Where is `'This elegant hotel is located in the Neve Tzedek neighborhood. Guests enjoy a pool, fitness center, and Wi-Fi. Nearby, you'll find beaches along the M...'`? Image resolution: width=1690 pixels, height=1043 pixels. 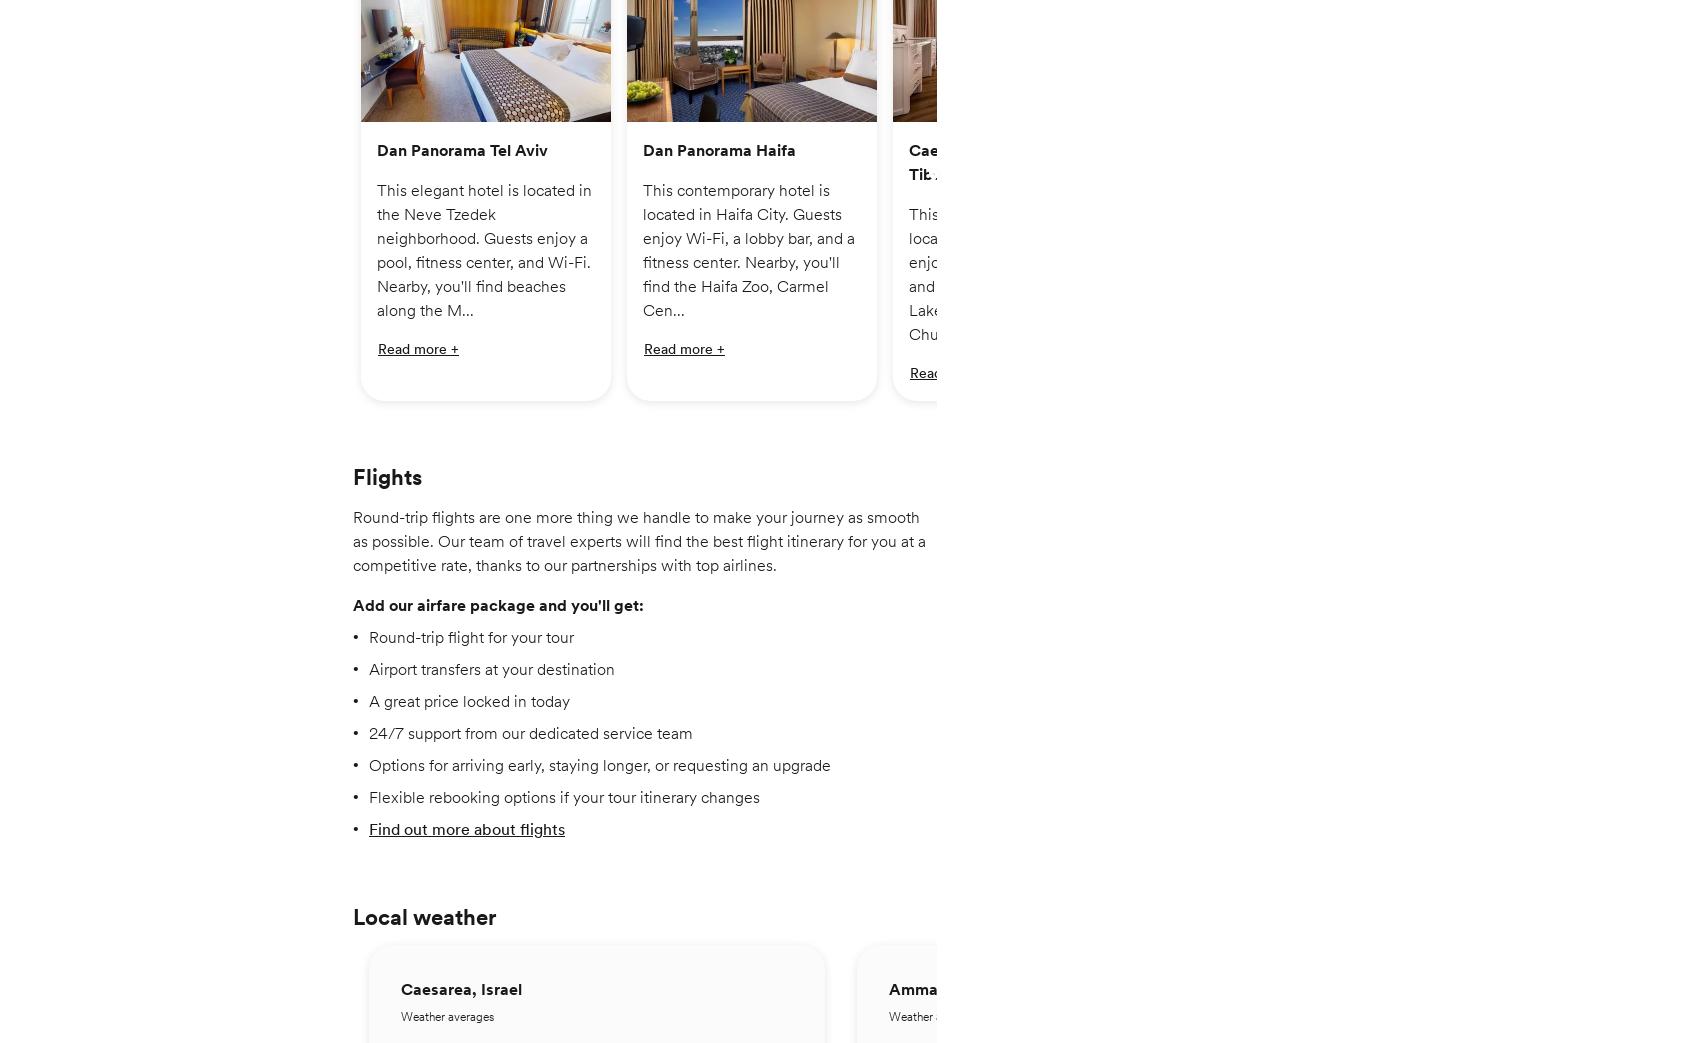
'This elegant hotel is located in the Neve Tzedek neighborhood. Guests enjoy a pool, fitness center, and Wi-Fi. Nearby, you'll find beaches along the M...' is located at coordinates (484, 262).